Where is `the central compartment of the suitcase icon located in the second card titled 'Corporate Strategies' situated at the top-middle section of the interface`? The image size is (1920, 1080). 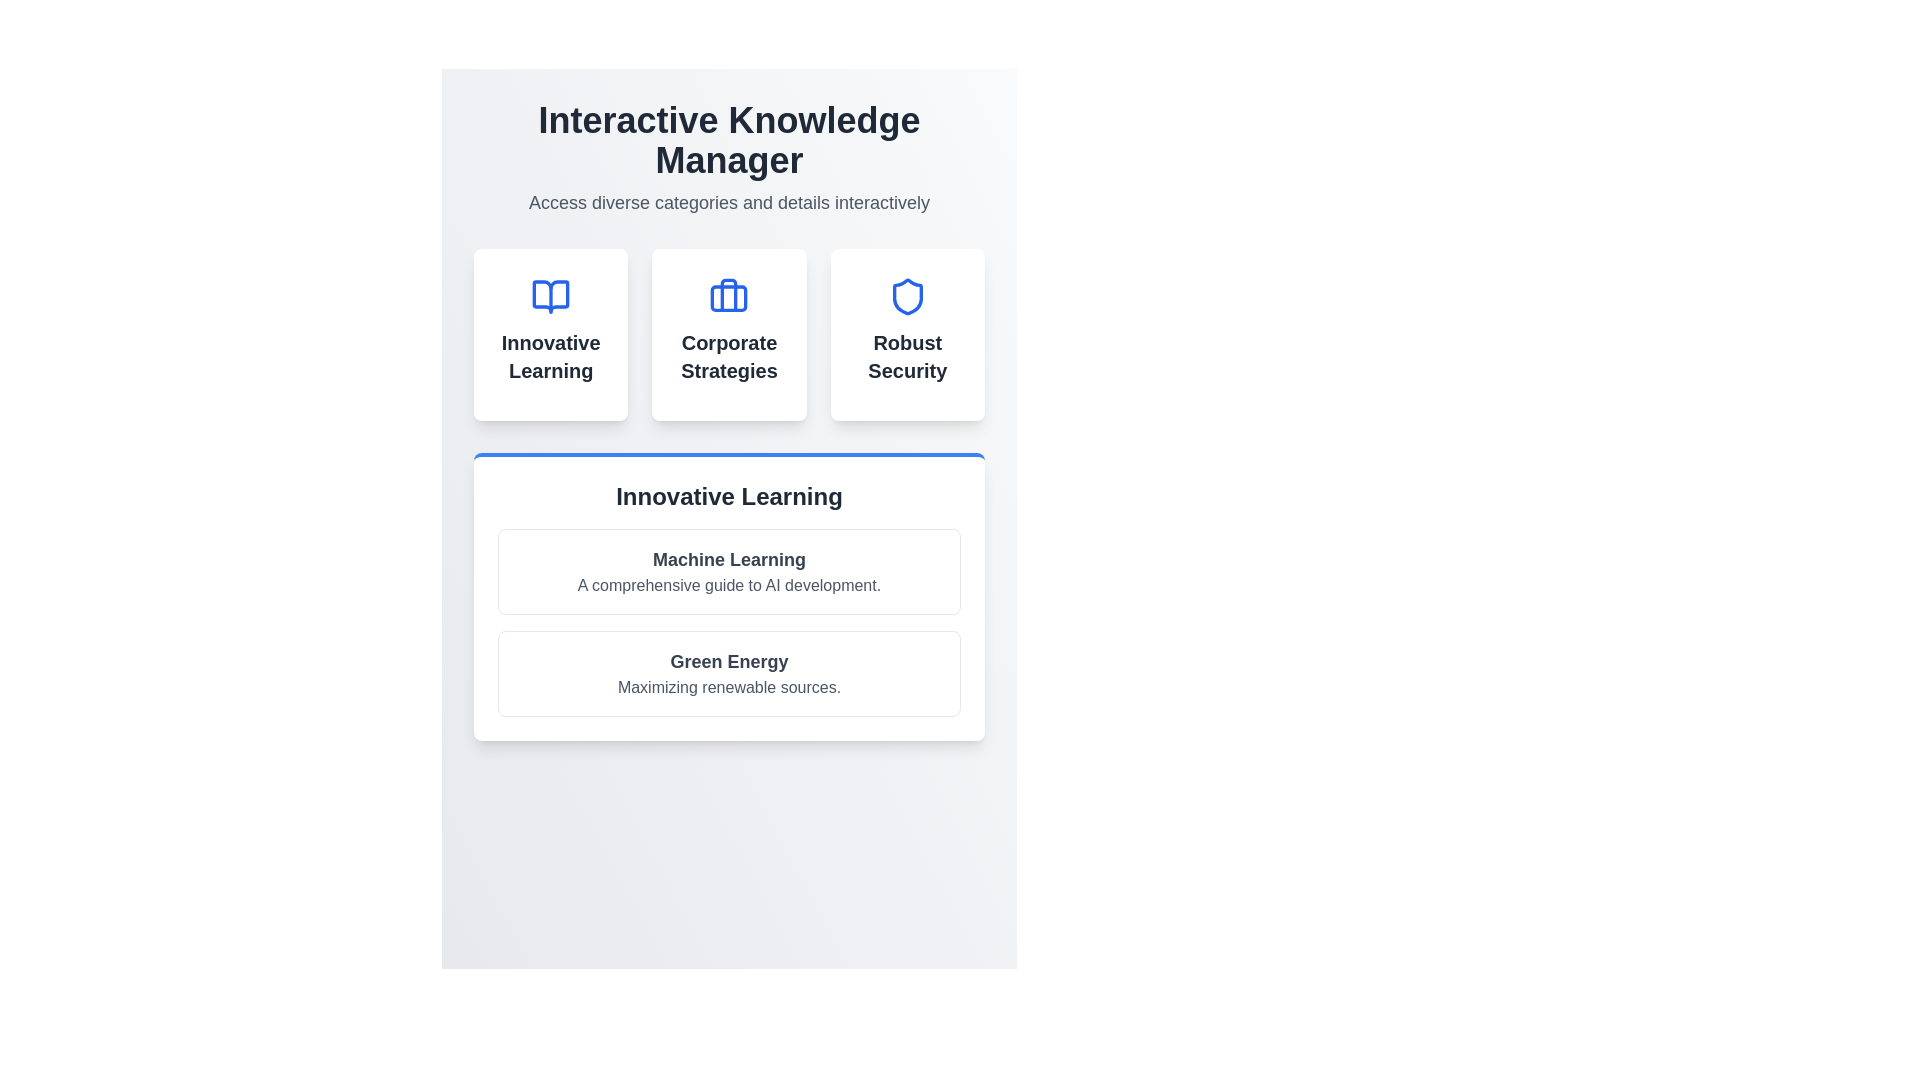
the central compartment of the suitcase icon located in the second card titled 'Corporate Strategies' situated at the top-middle section of the interface is located at coordinates (728, 298).